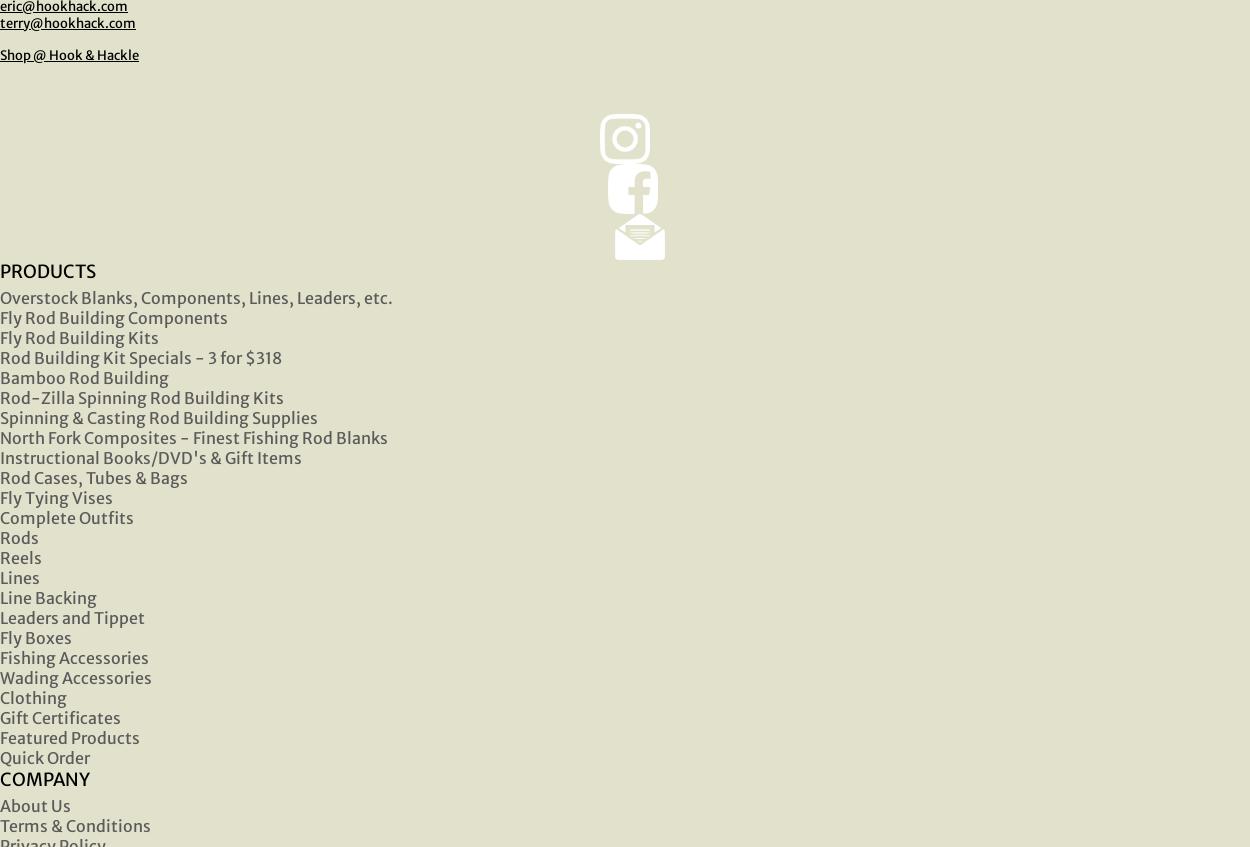  I want to click on 'PRODUCTS', so click(47, 269).